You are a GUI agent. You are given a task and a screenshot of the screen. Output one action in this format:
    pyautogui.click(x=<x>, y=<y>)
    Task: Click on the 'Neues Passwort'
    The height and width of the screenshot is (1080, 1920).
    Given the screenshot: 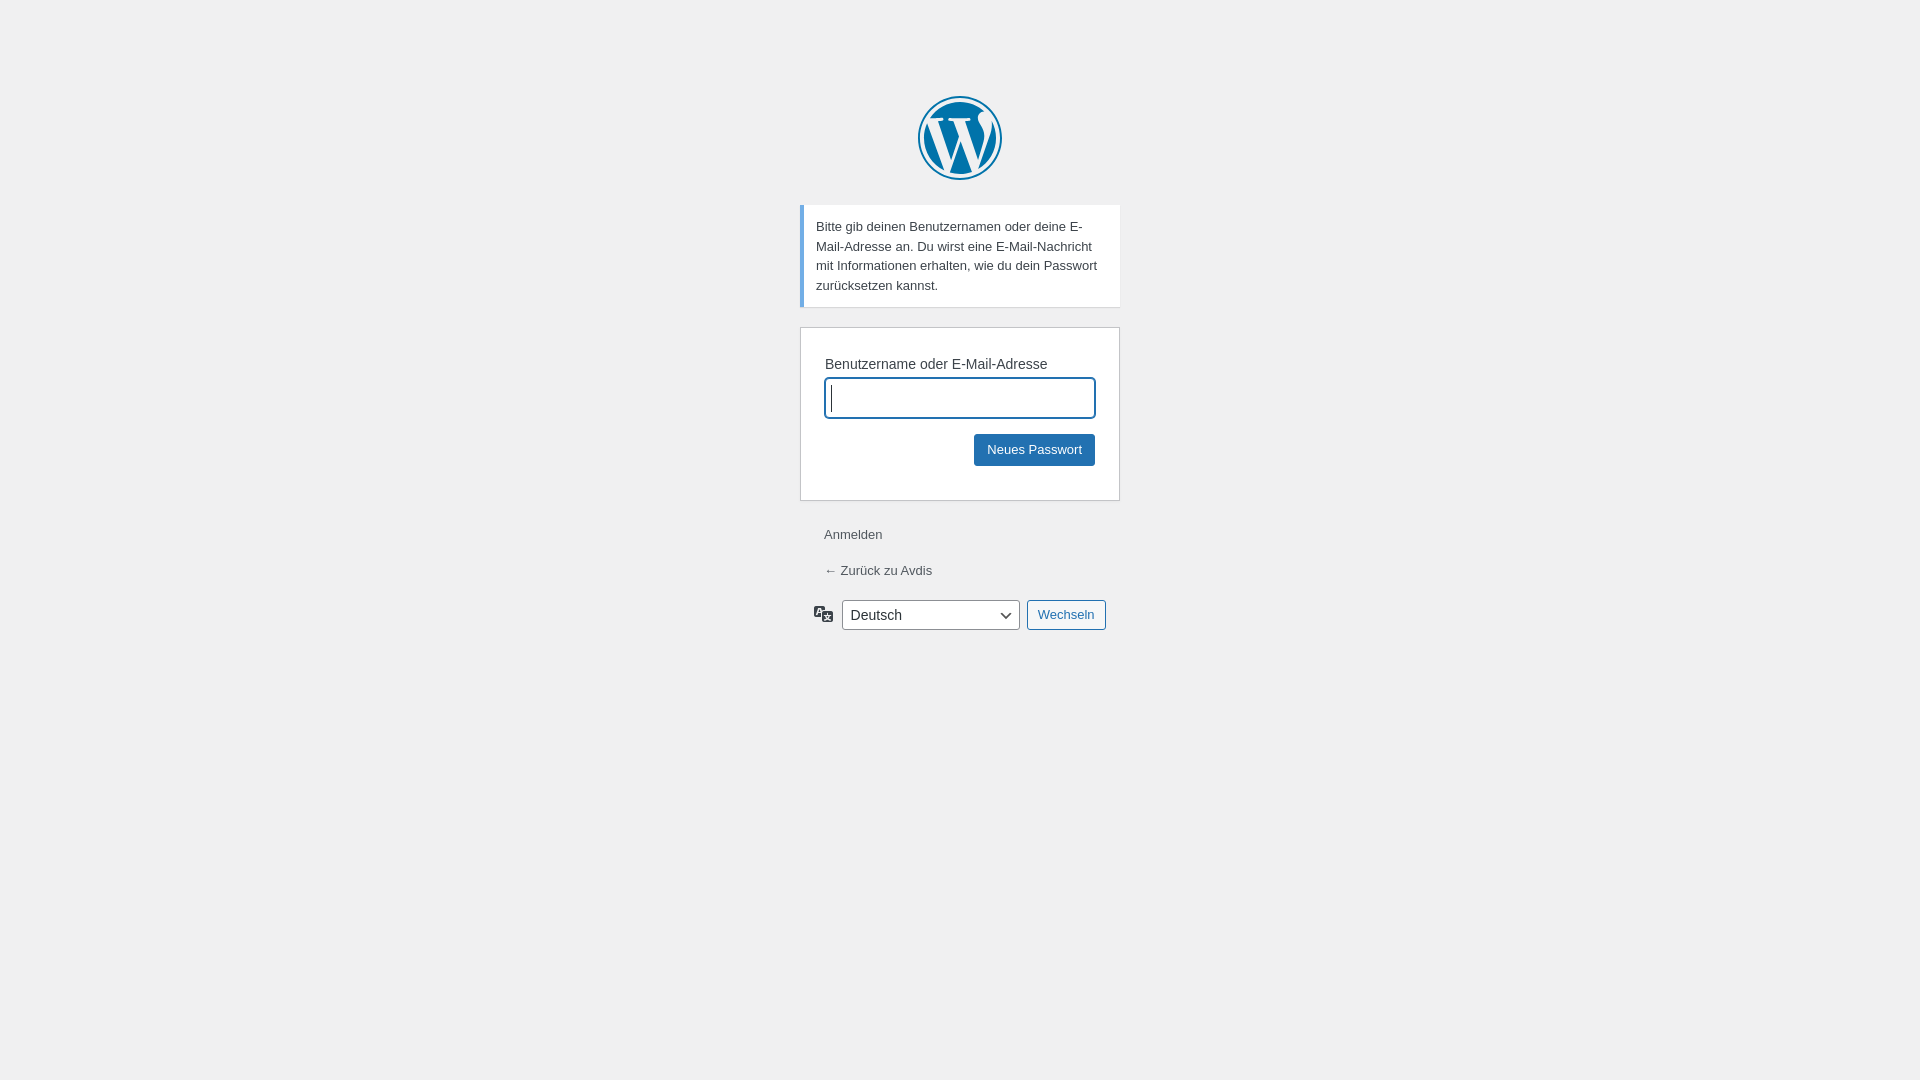 What is the action you would take?
    pyautogui.click(x=1034, y=450)
    